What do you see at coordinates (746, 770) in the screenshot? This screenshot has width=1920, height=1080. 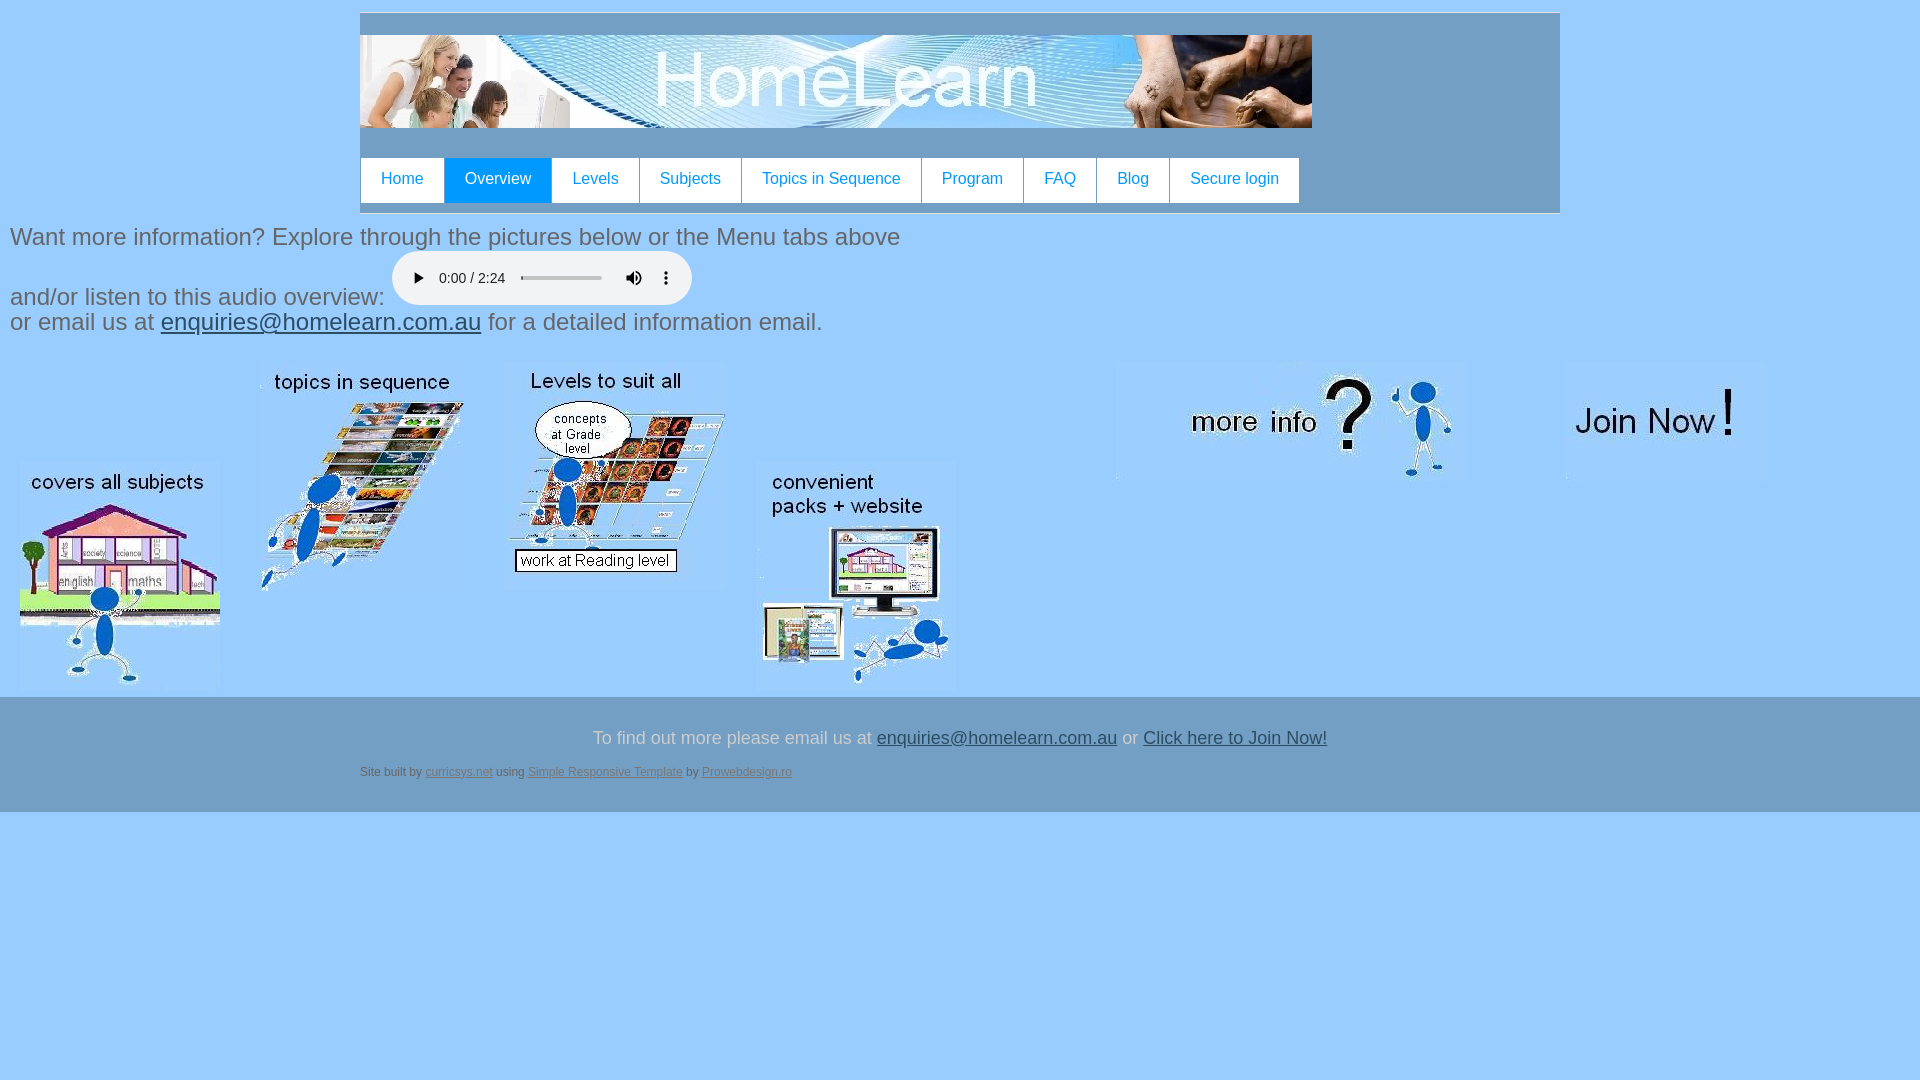 I see `'Prowebdesign.ro'` at bounding box center [746, 770].